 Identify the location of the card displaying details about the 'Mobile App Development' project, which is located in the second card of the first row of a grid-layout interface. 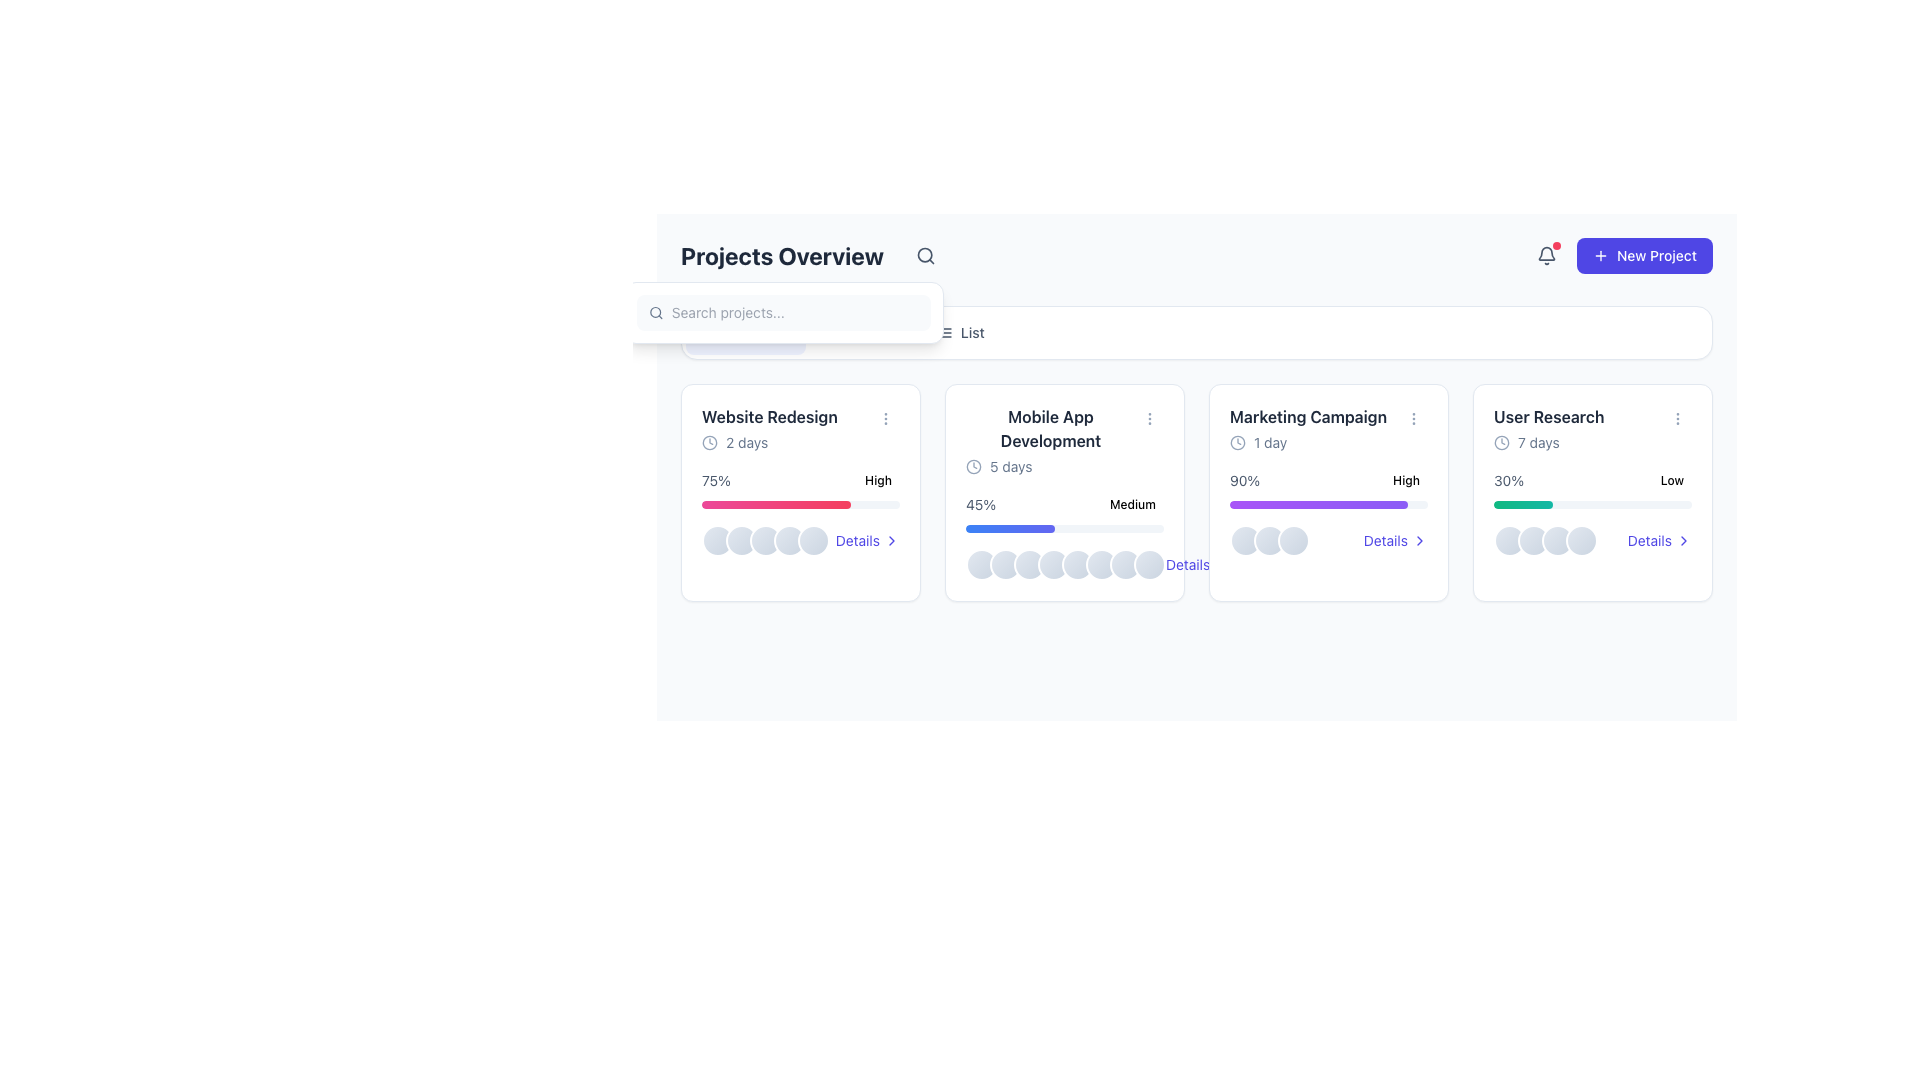
(1064, 493).